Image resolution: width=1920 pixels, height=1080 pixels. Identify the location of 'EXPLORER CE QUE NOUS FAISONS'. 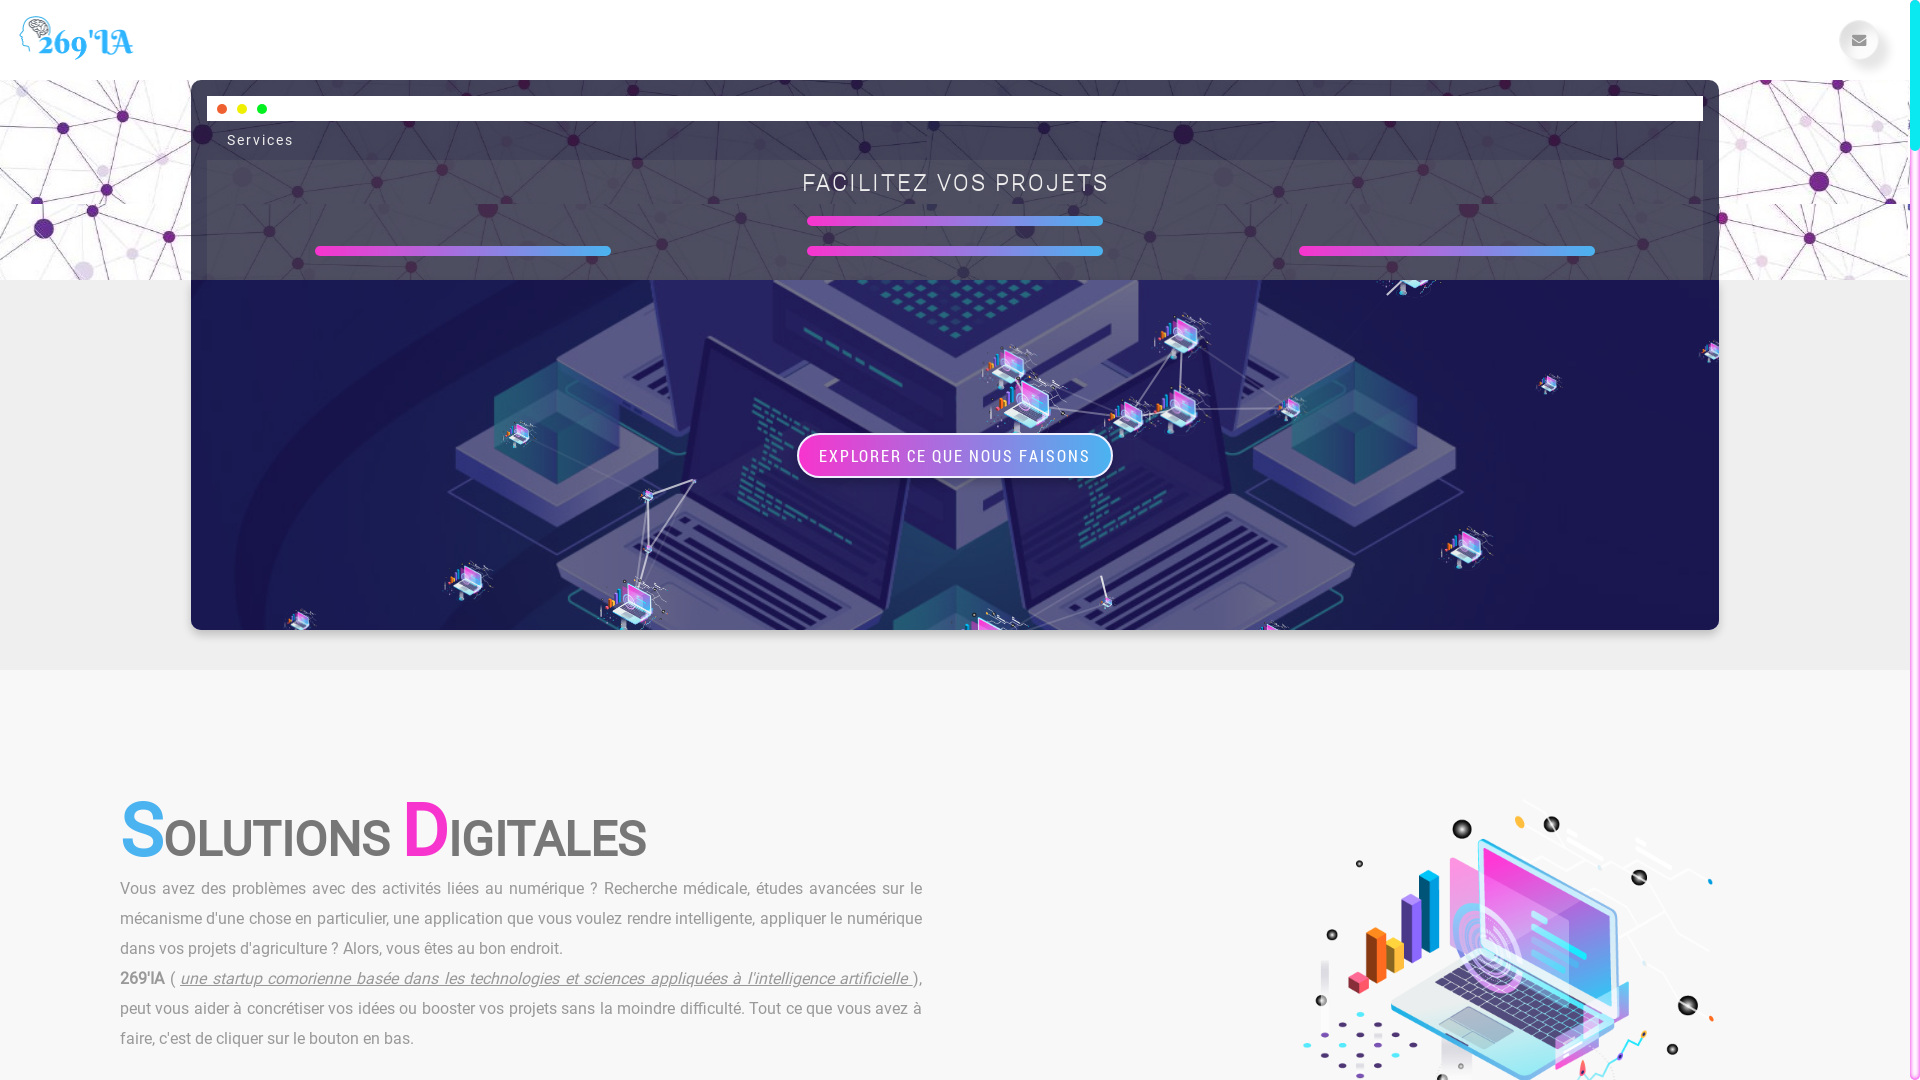
(954, 454).